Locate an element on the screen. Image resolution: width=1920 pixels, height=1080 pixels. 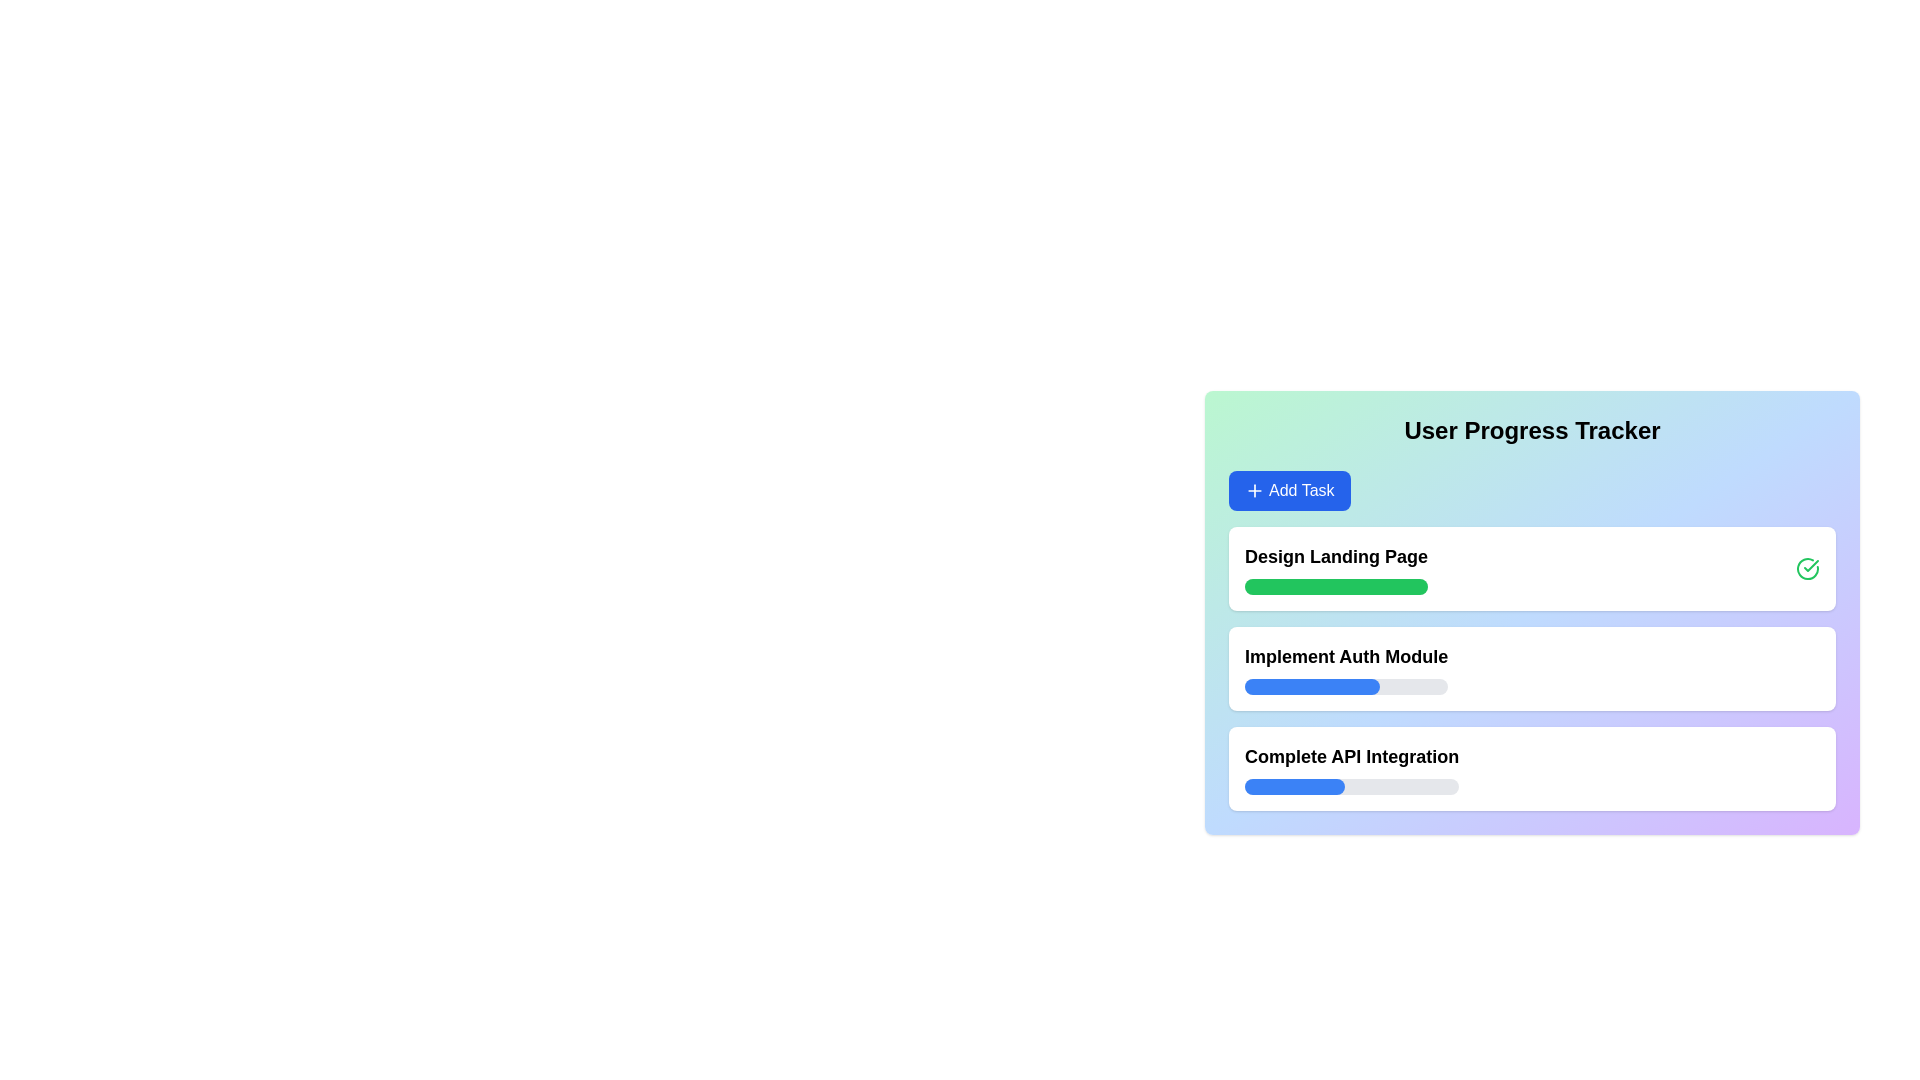
the 'Complete API Integration' progress tracker element is located at coordinates (1531, 767).